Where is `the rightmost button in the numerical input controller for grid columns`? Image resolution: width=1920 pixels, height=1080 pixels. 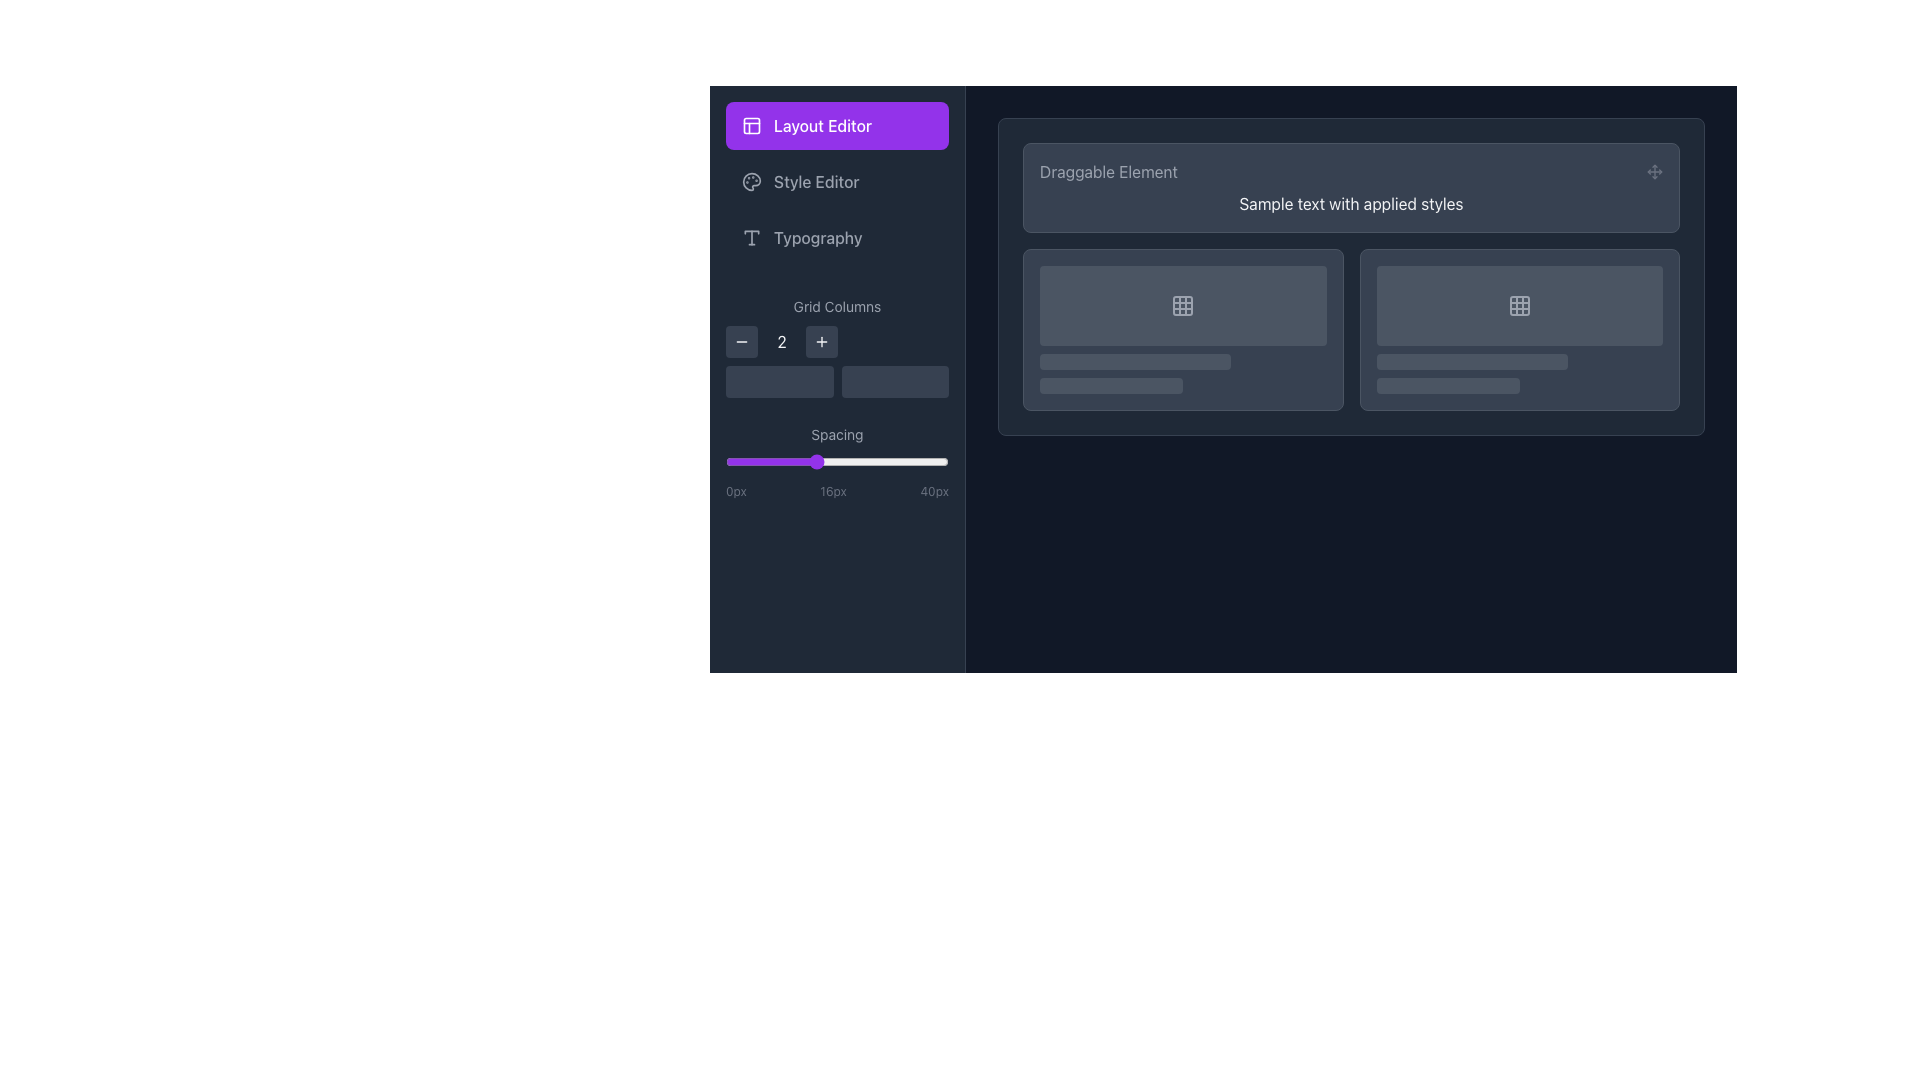
the rightmost button in the numerical input controller for grid columns is located at coordinates (837, 345).